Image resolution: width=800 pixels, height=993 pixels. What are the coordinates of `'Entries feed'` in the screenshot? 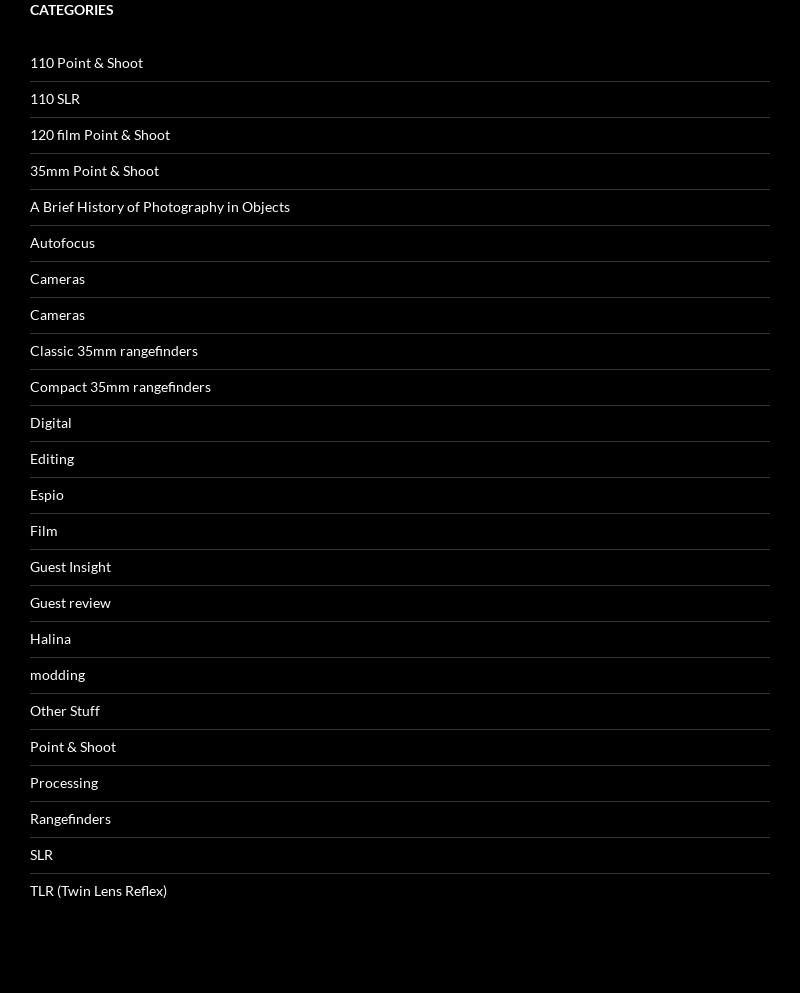 It's located at (67, 785).